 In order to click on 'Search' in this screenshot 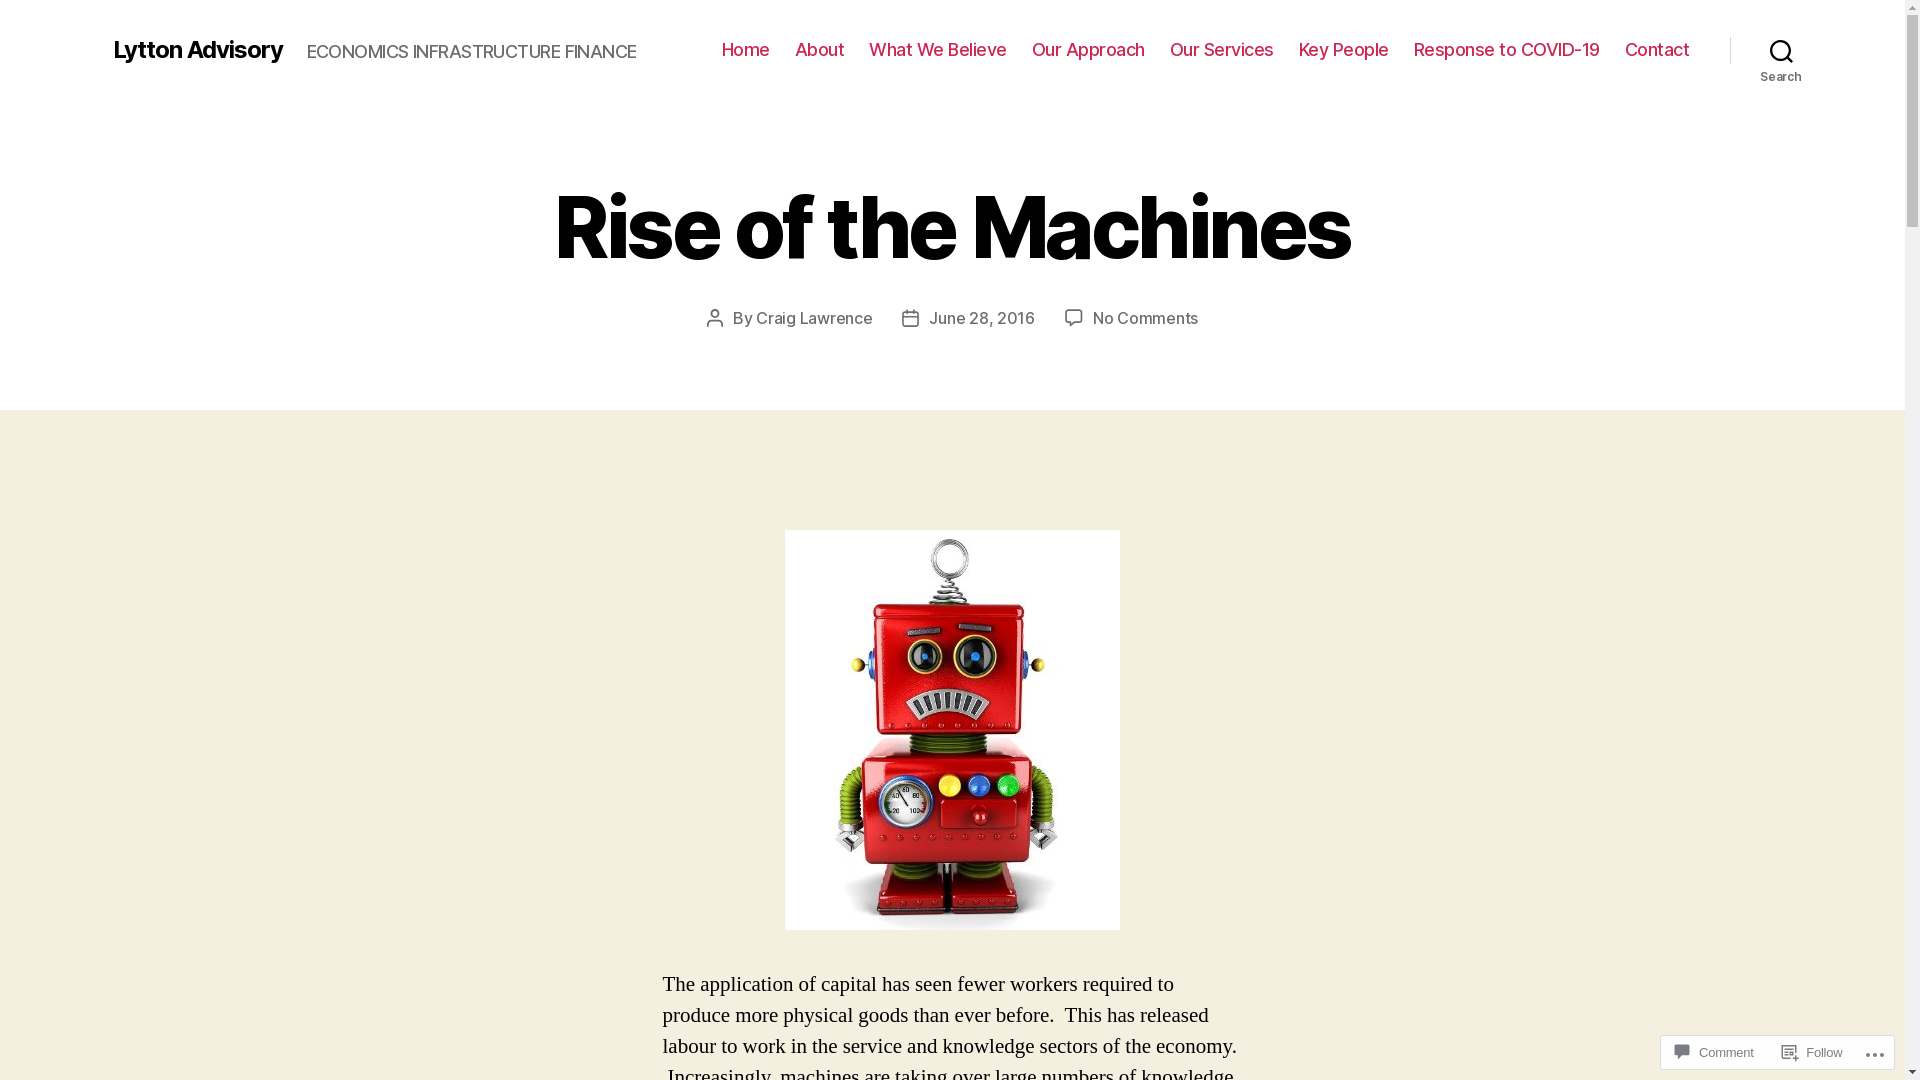, I will do `click(1781, 49)`.